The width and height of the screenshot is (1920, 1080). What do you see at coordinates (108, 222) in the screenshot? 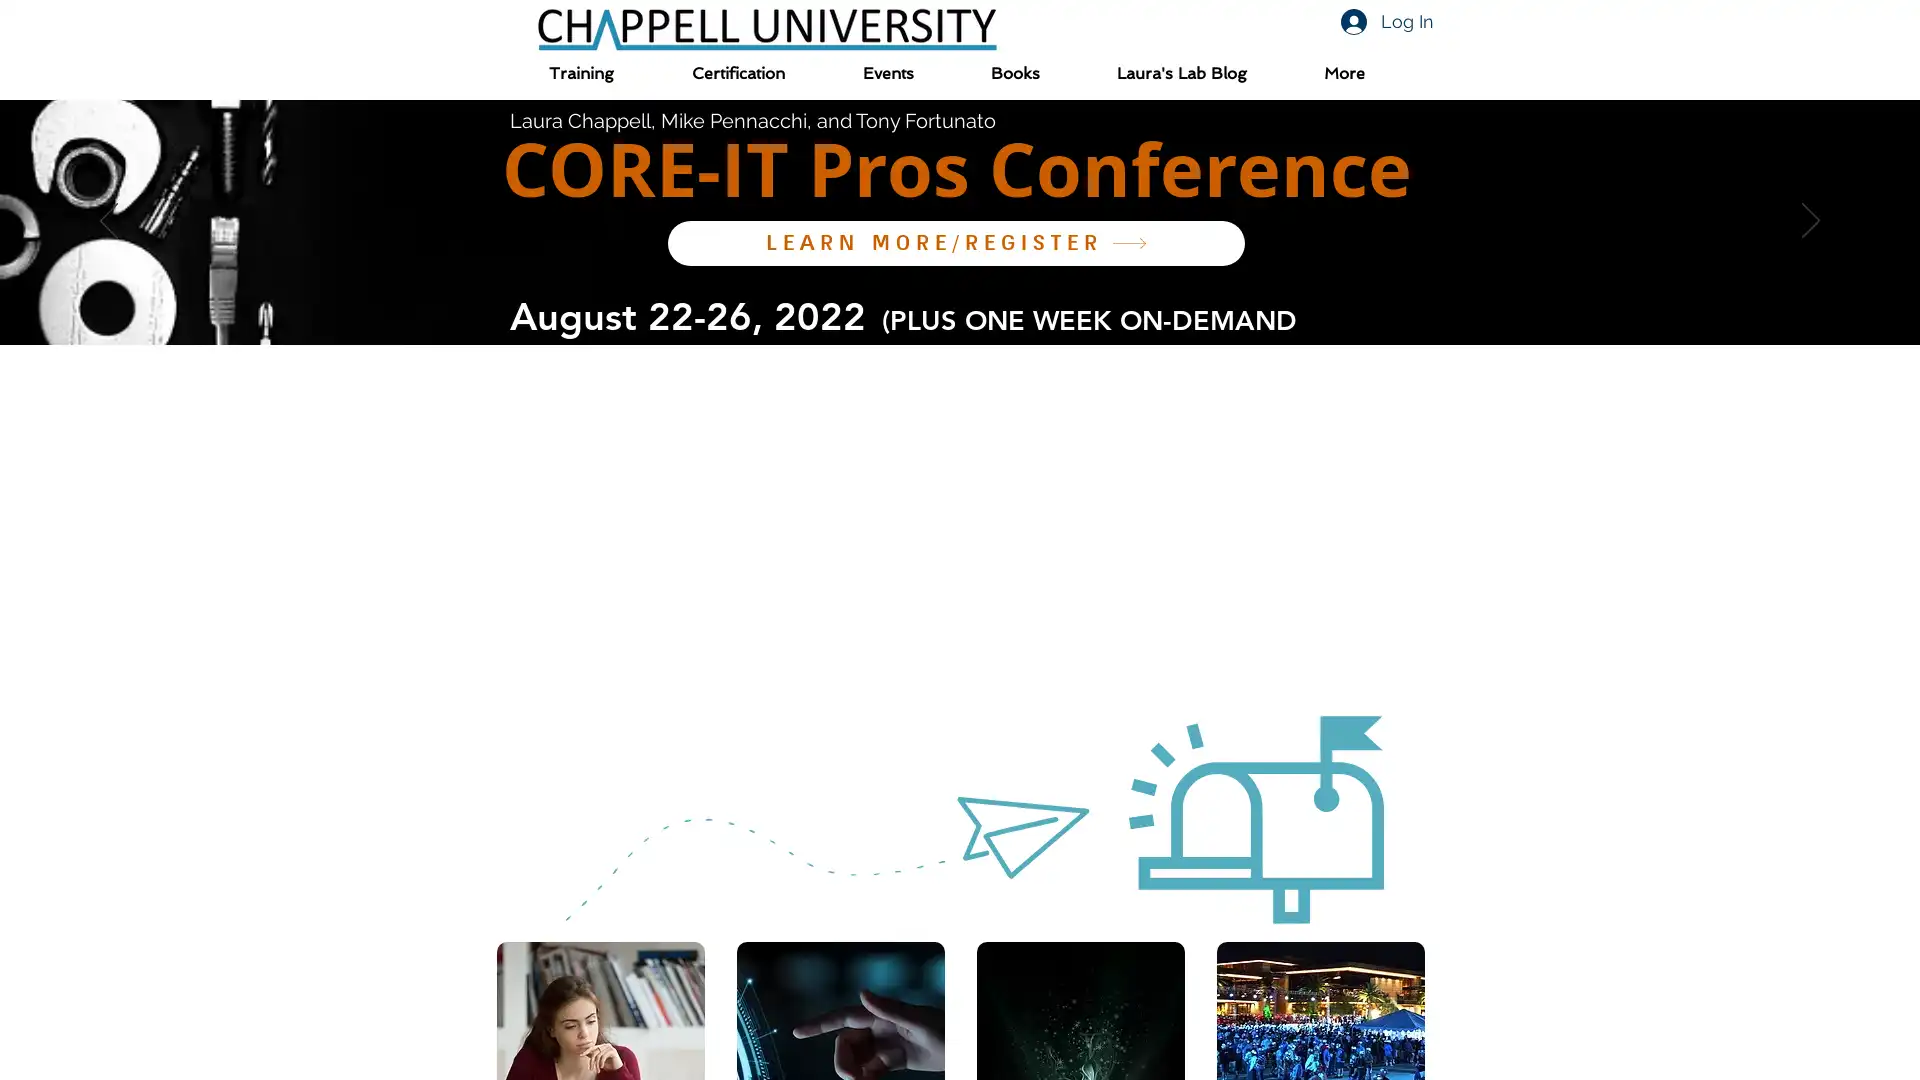
I see `Previous` at bounding box center [108, 222].